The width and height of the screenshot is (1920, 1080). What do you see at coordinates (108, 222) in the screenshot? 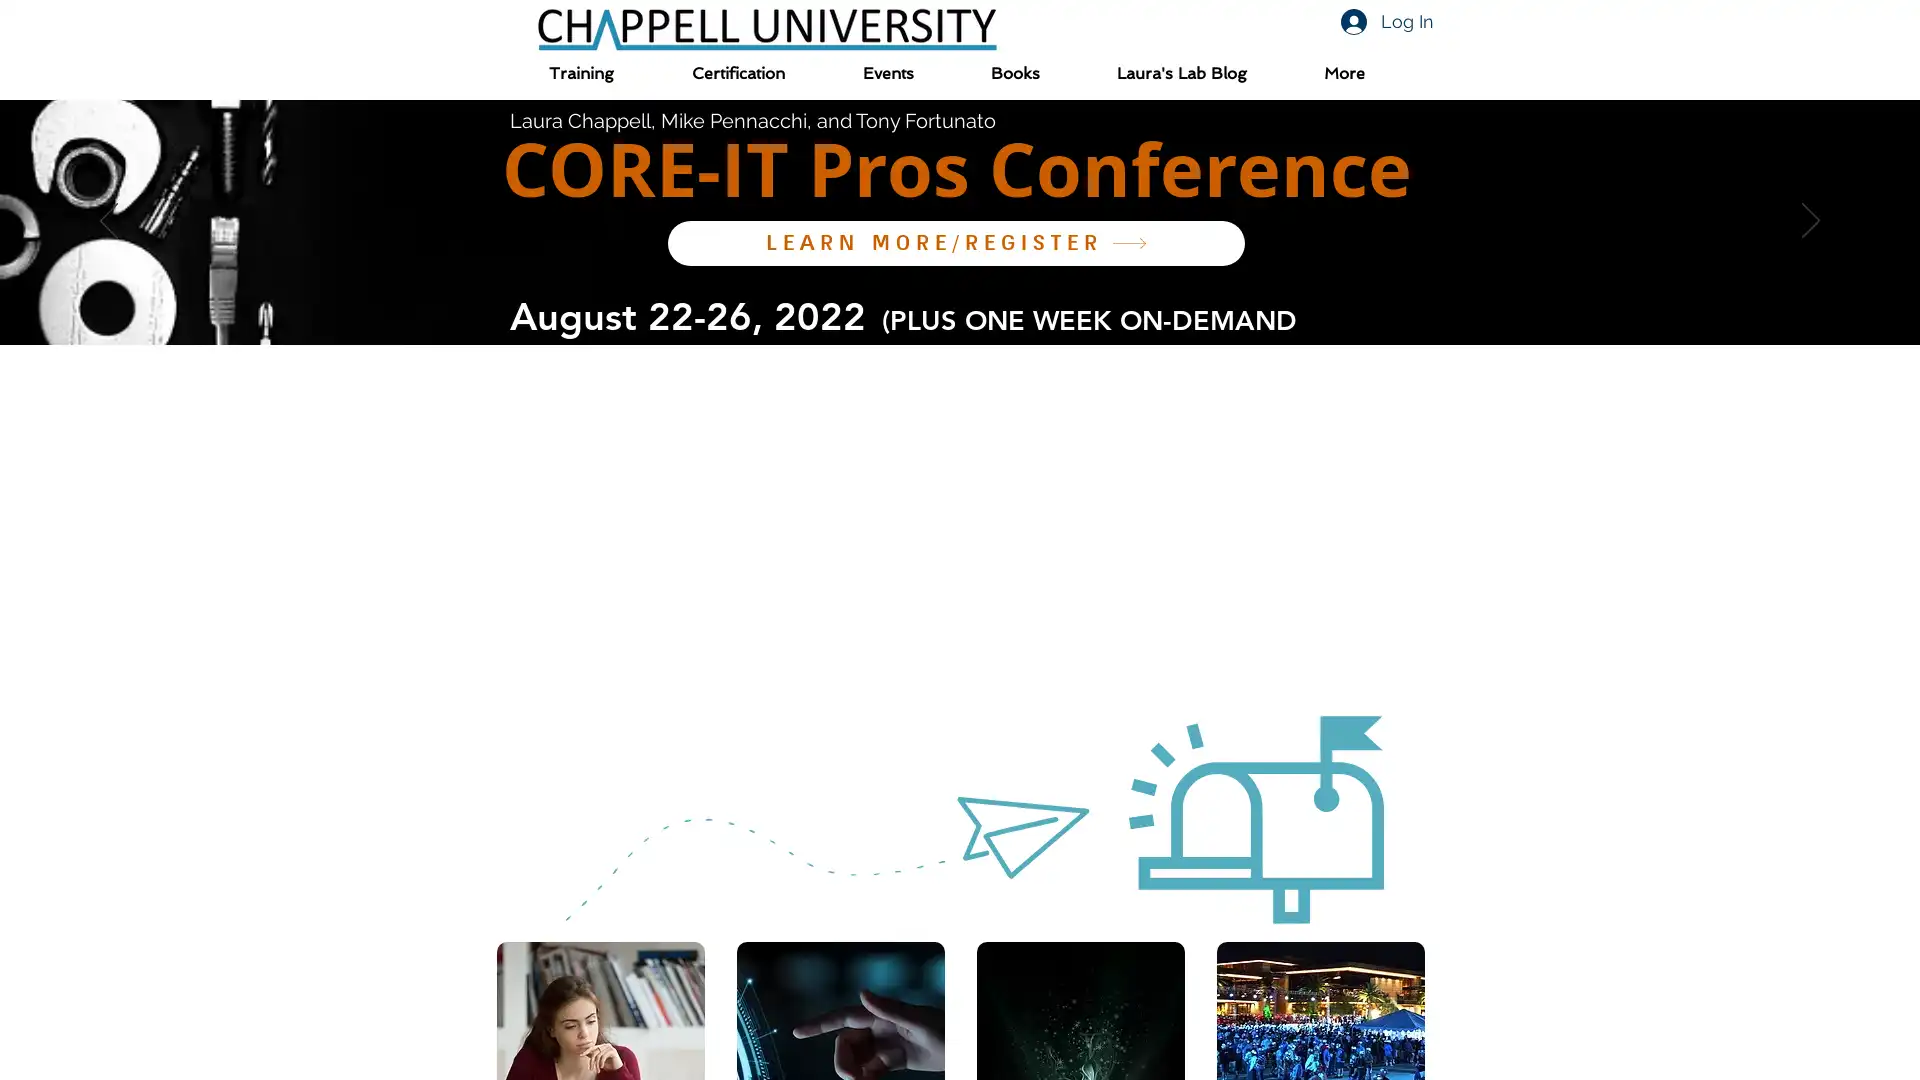
I see `Previous` at bounding box center [108, 222].